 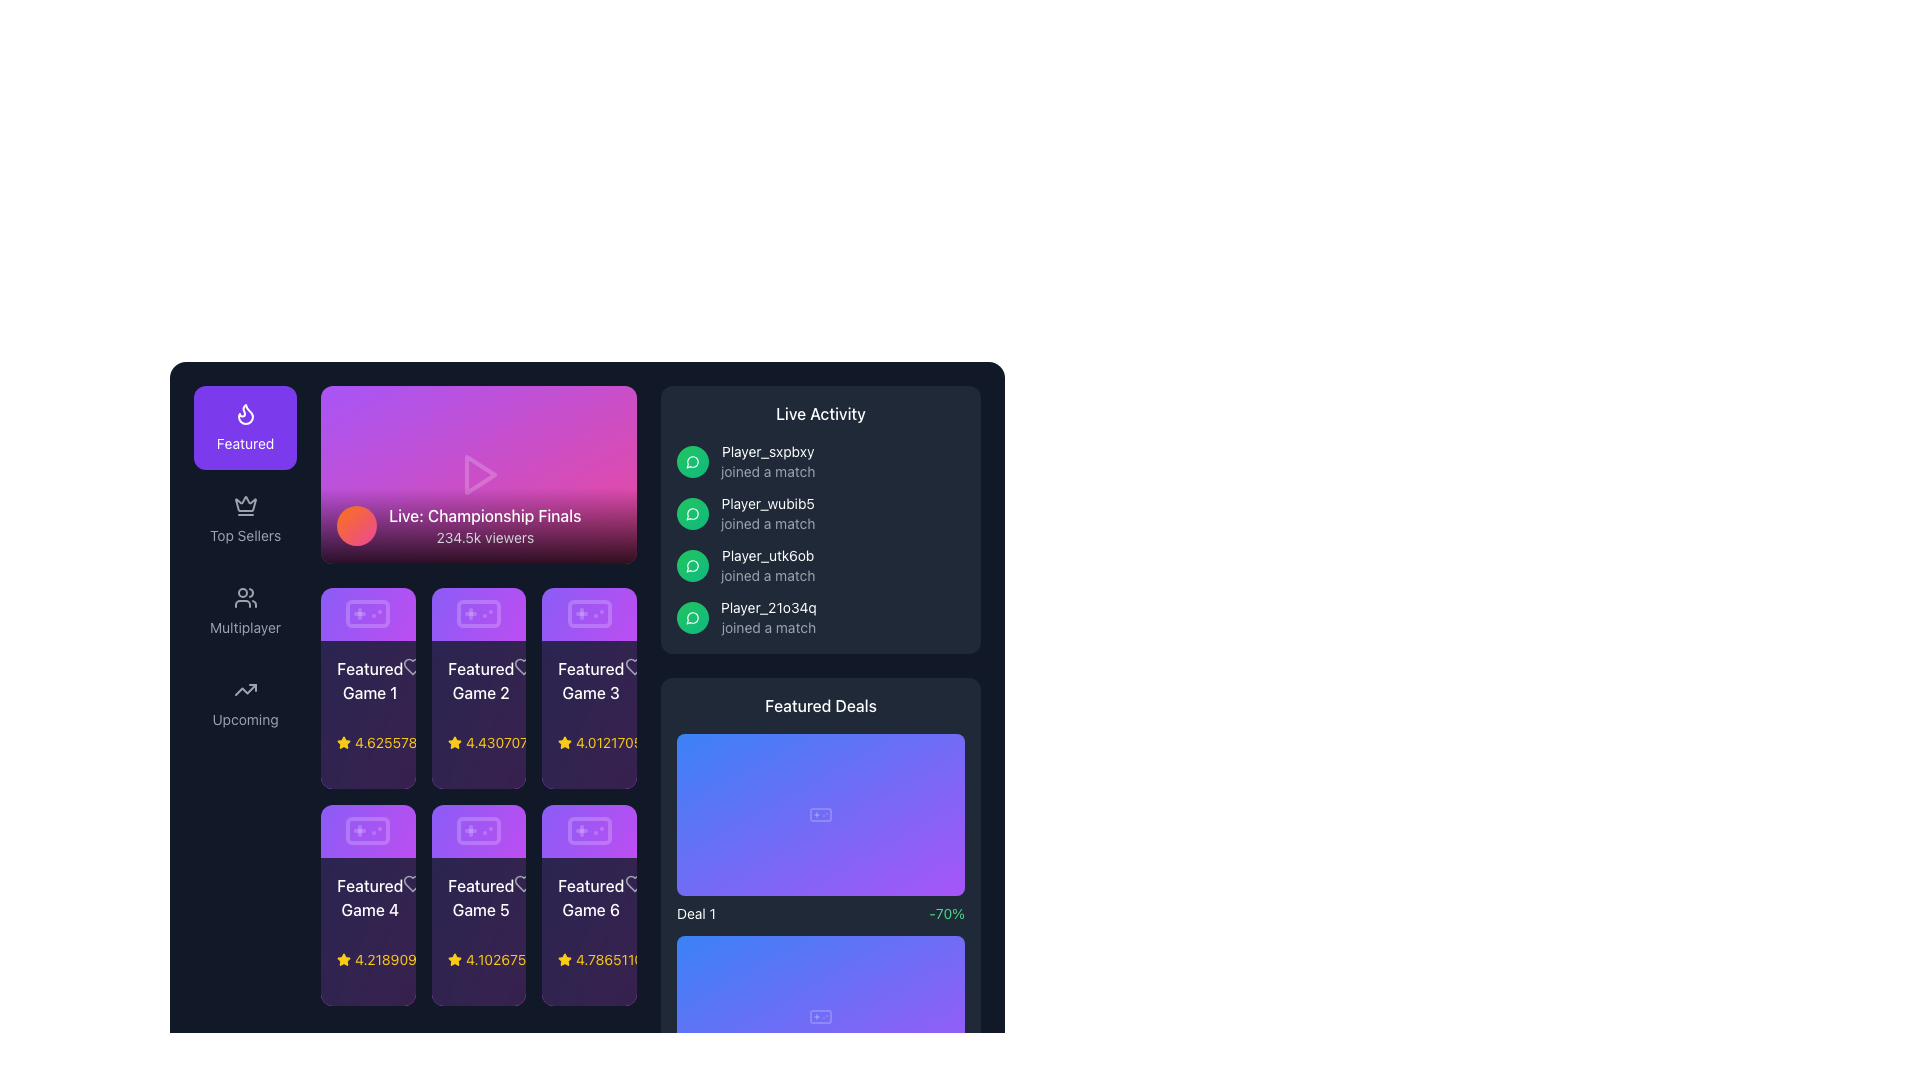 What do you see at coordinates (767, 555) in the screenshot?
I see `text label displaying the username 'Player_utk6ob' in the 'Live Activity' section, which is the third entry from the top` at bounding box center [767, 555].